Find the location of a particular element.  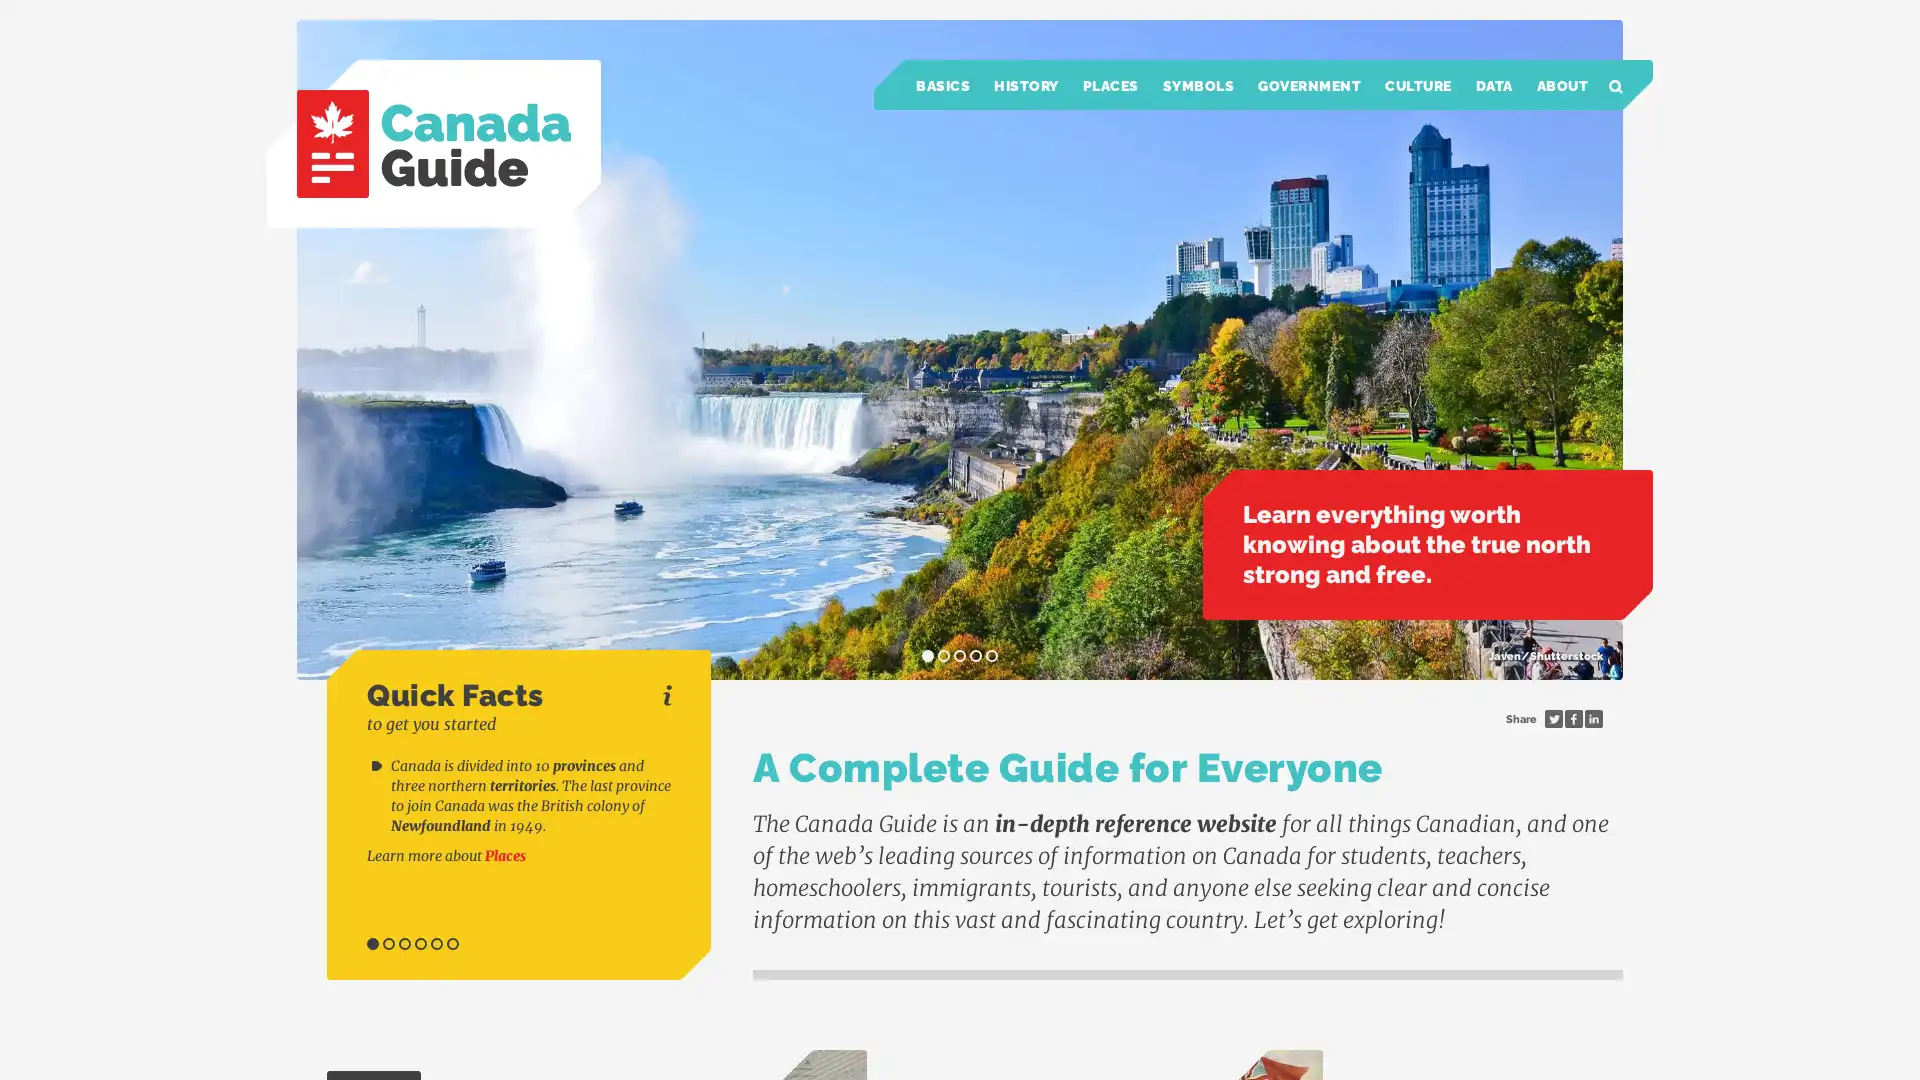

Go to slide 1 is located at coordinates (926, 655).